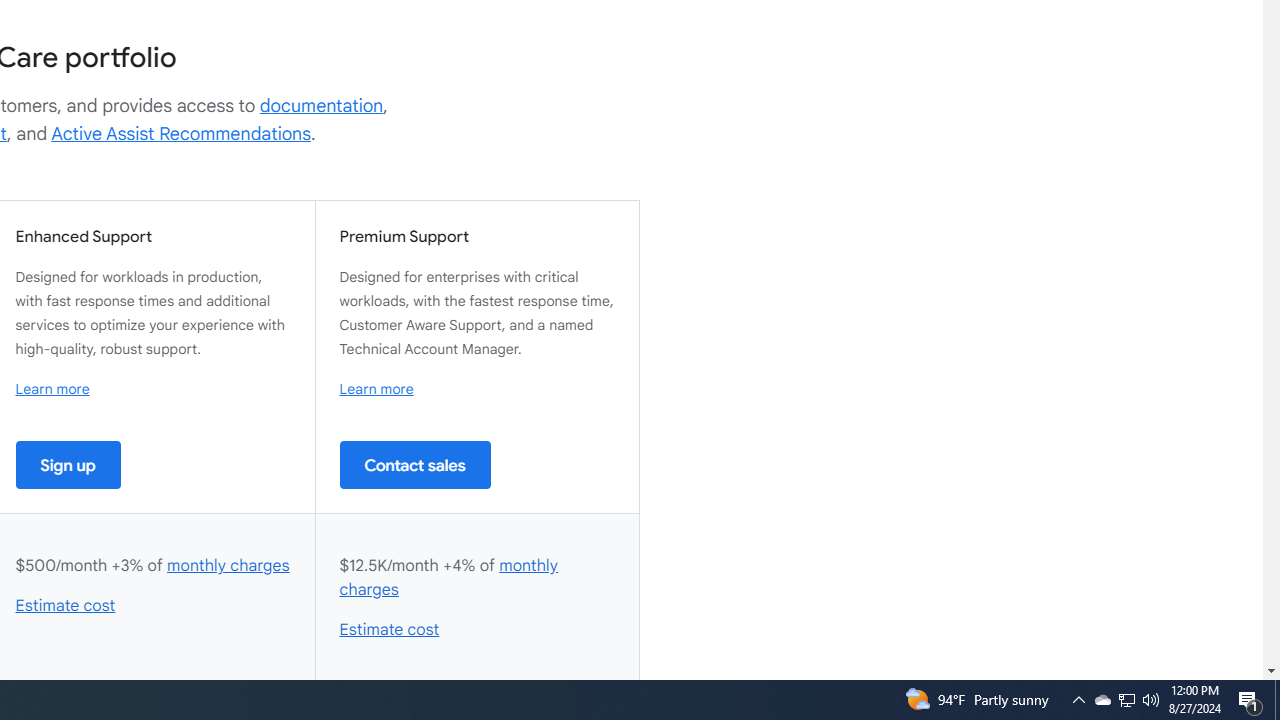 This screenshot has height=720, width=1280. What do you see at coordinates (414, 464) in the screenshot?
I see `'Contact sales'` at bounding box center [414, 464].